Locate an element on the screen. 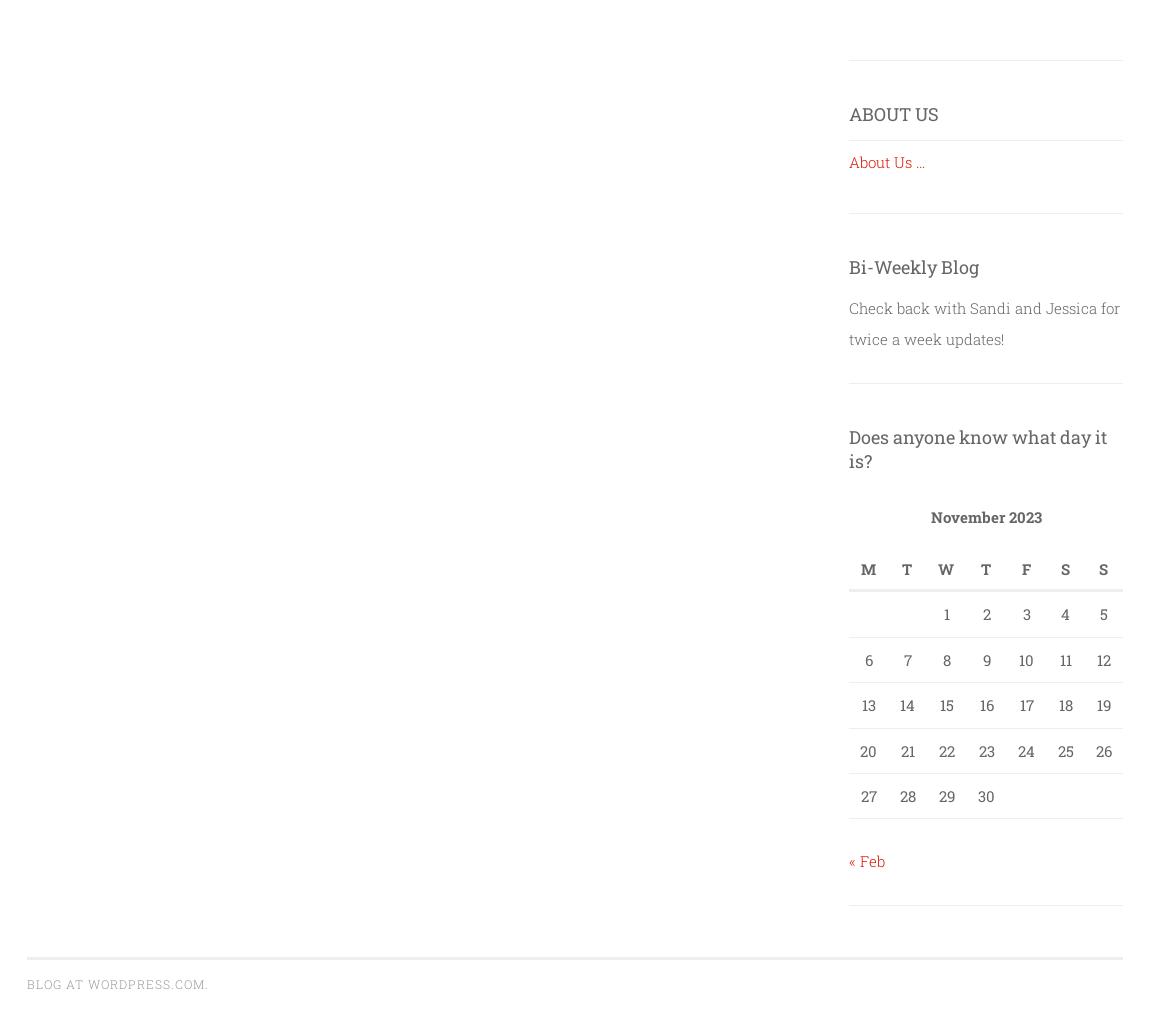 Image resolution: width=1150 pixels, height=1014 pixels. 'M' is located at coordinates (868, 567).